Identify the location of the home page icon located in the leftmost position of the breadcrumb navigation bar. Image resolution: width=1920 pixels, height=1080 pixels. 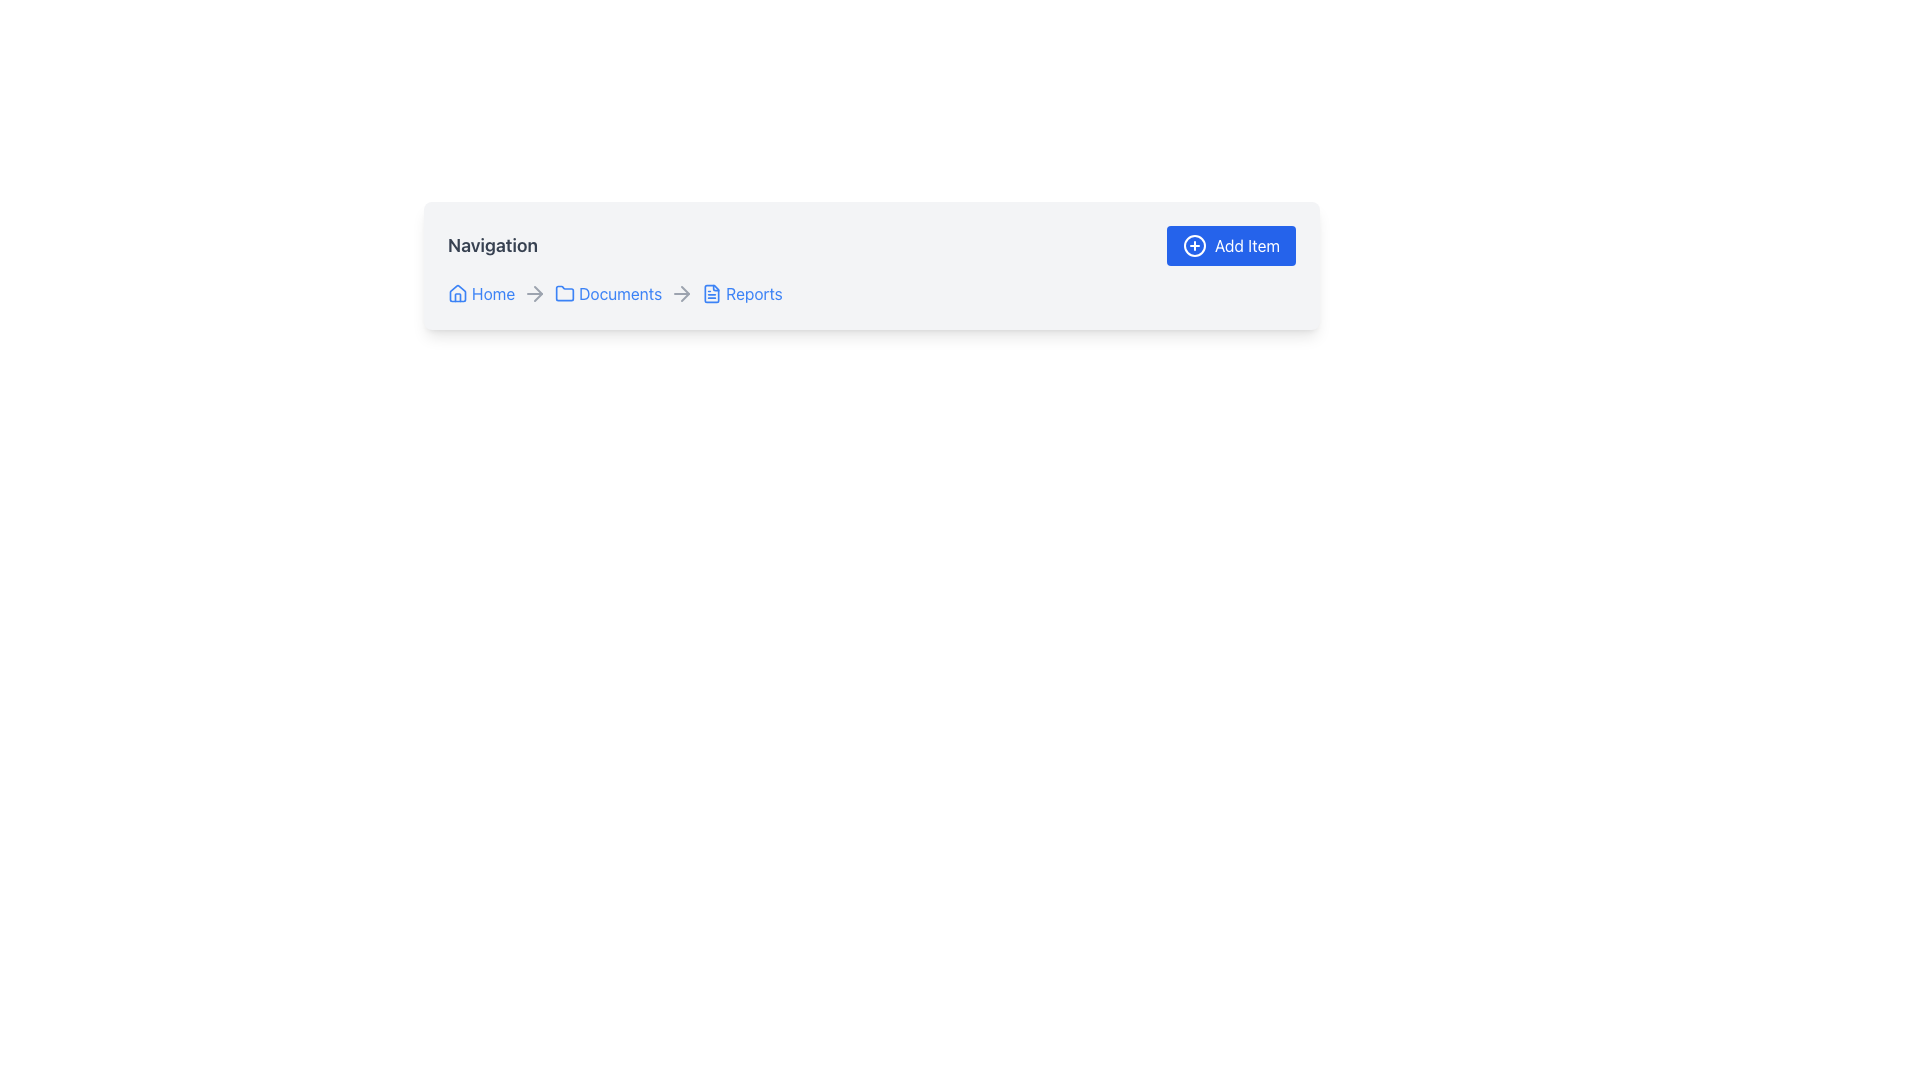
(456, 293).